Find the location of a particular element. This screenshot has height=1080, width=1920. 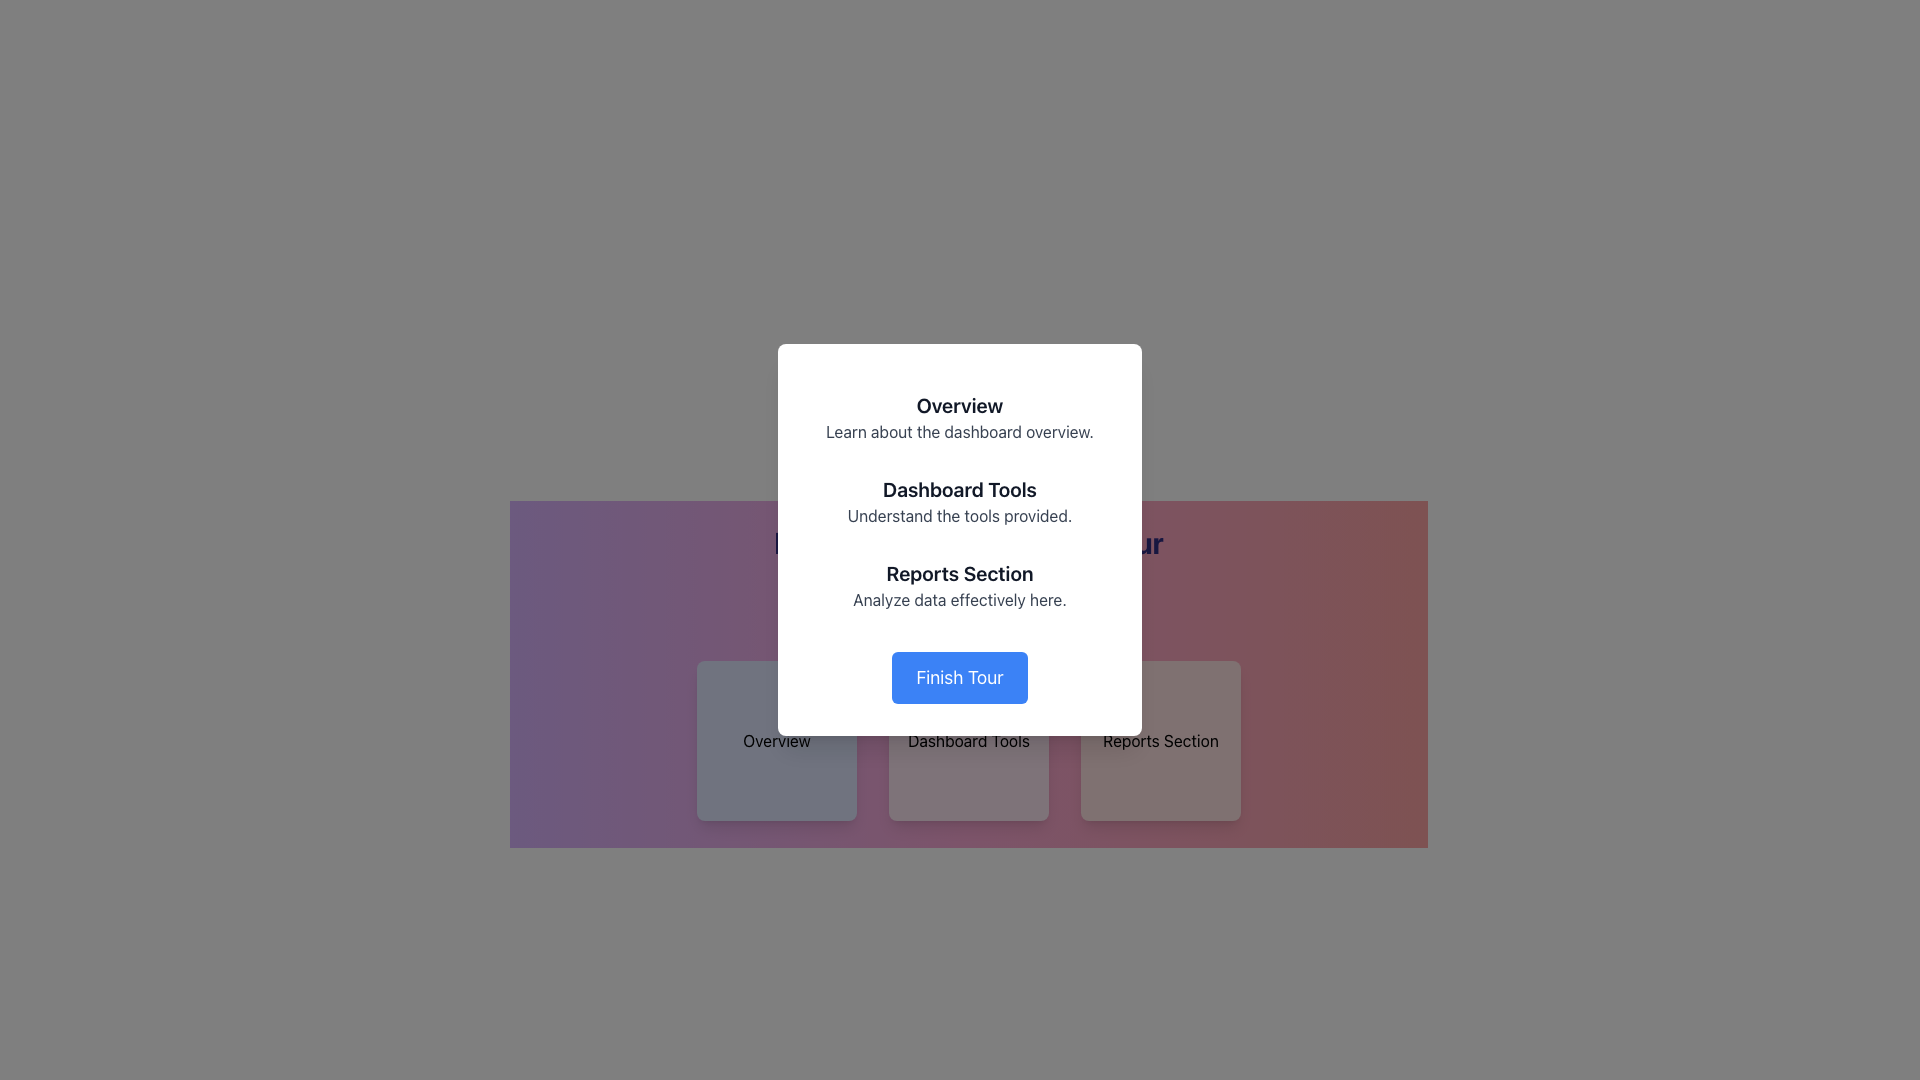

the prominent text label displaying 'Dashboard Tools', which is styled in large, bold, dark gray font and positioned at the top-center of a vertical list format is located at coordinates (960, 489).